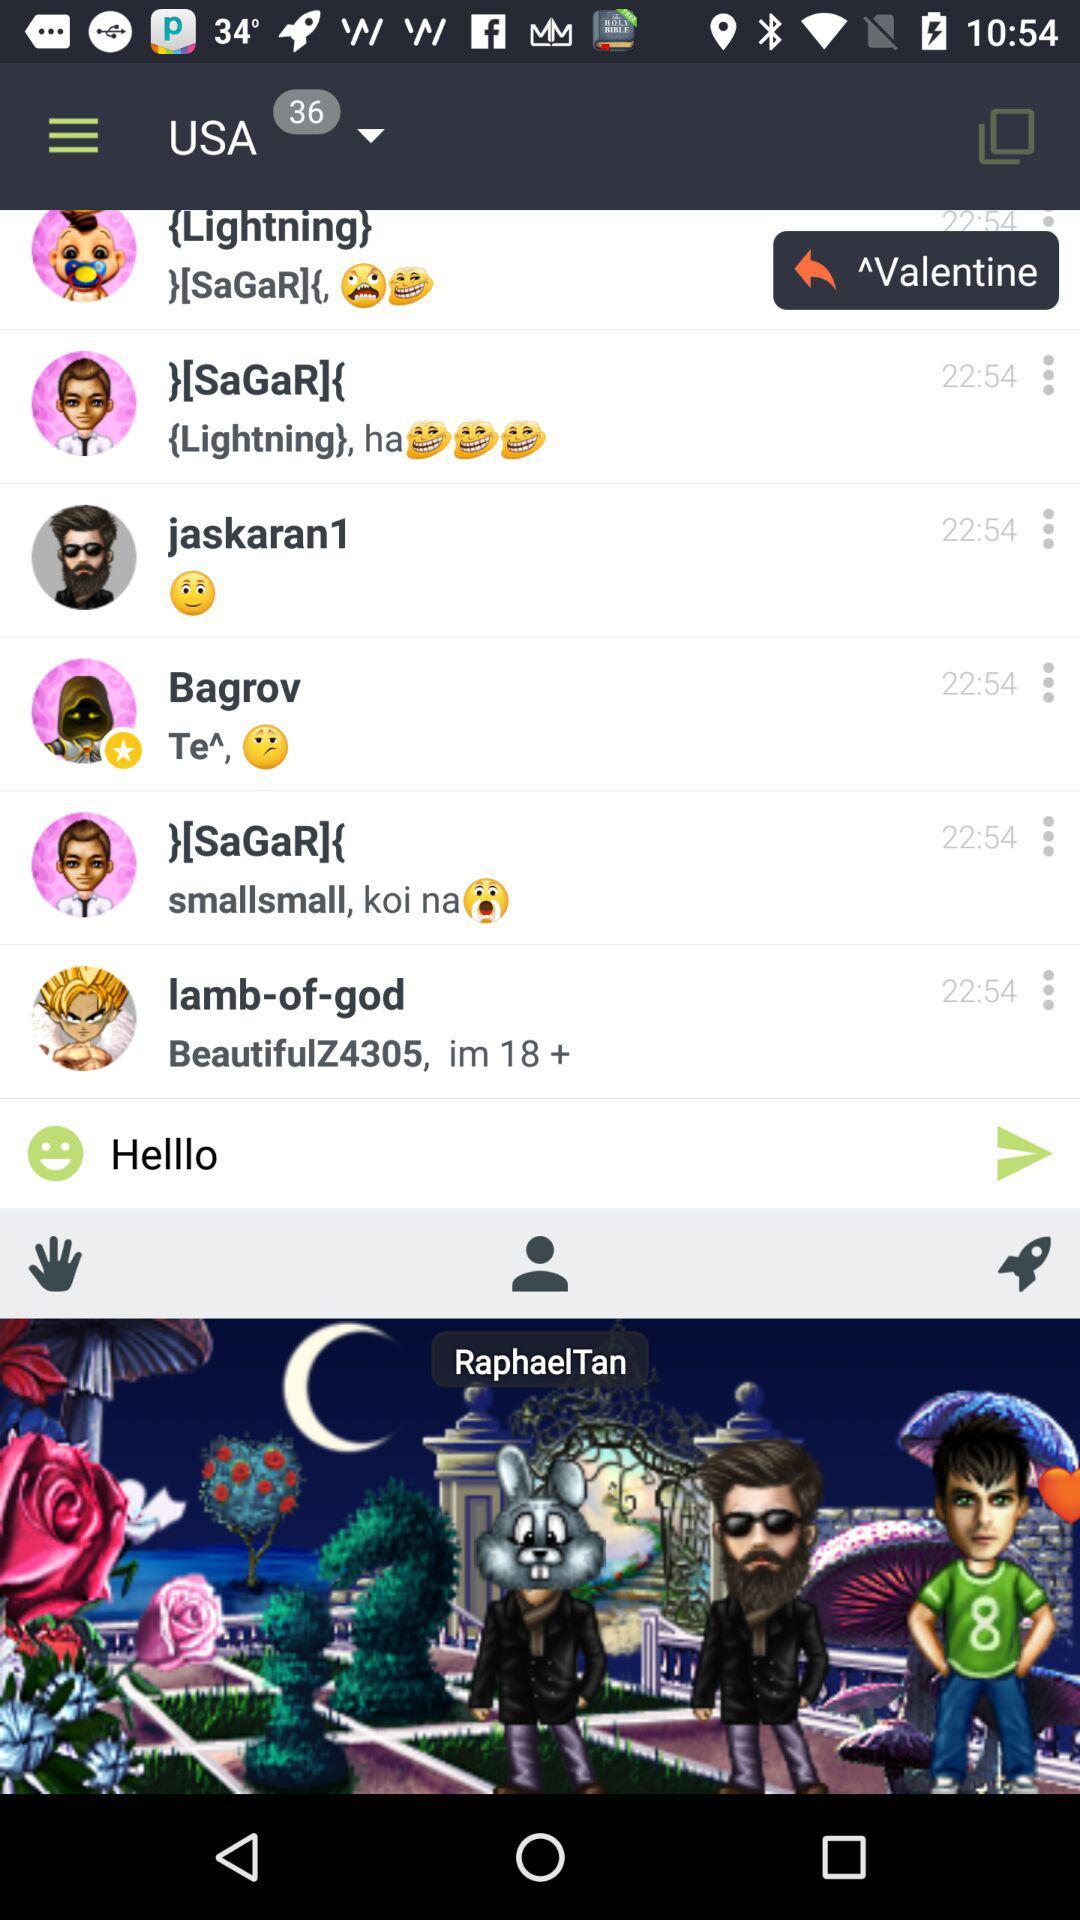  Describe the element at coordinates (1047, 836) in the screenshot. I see `user` at that location.